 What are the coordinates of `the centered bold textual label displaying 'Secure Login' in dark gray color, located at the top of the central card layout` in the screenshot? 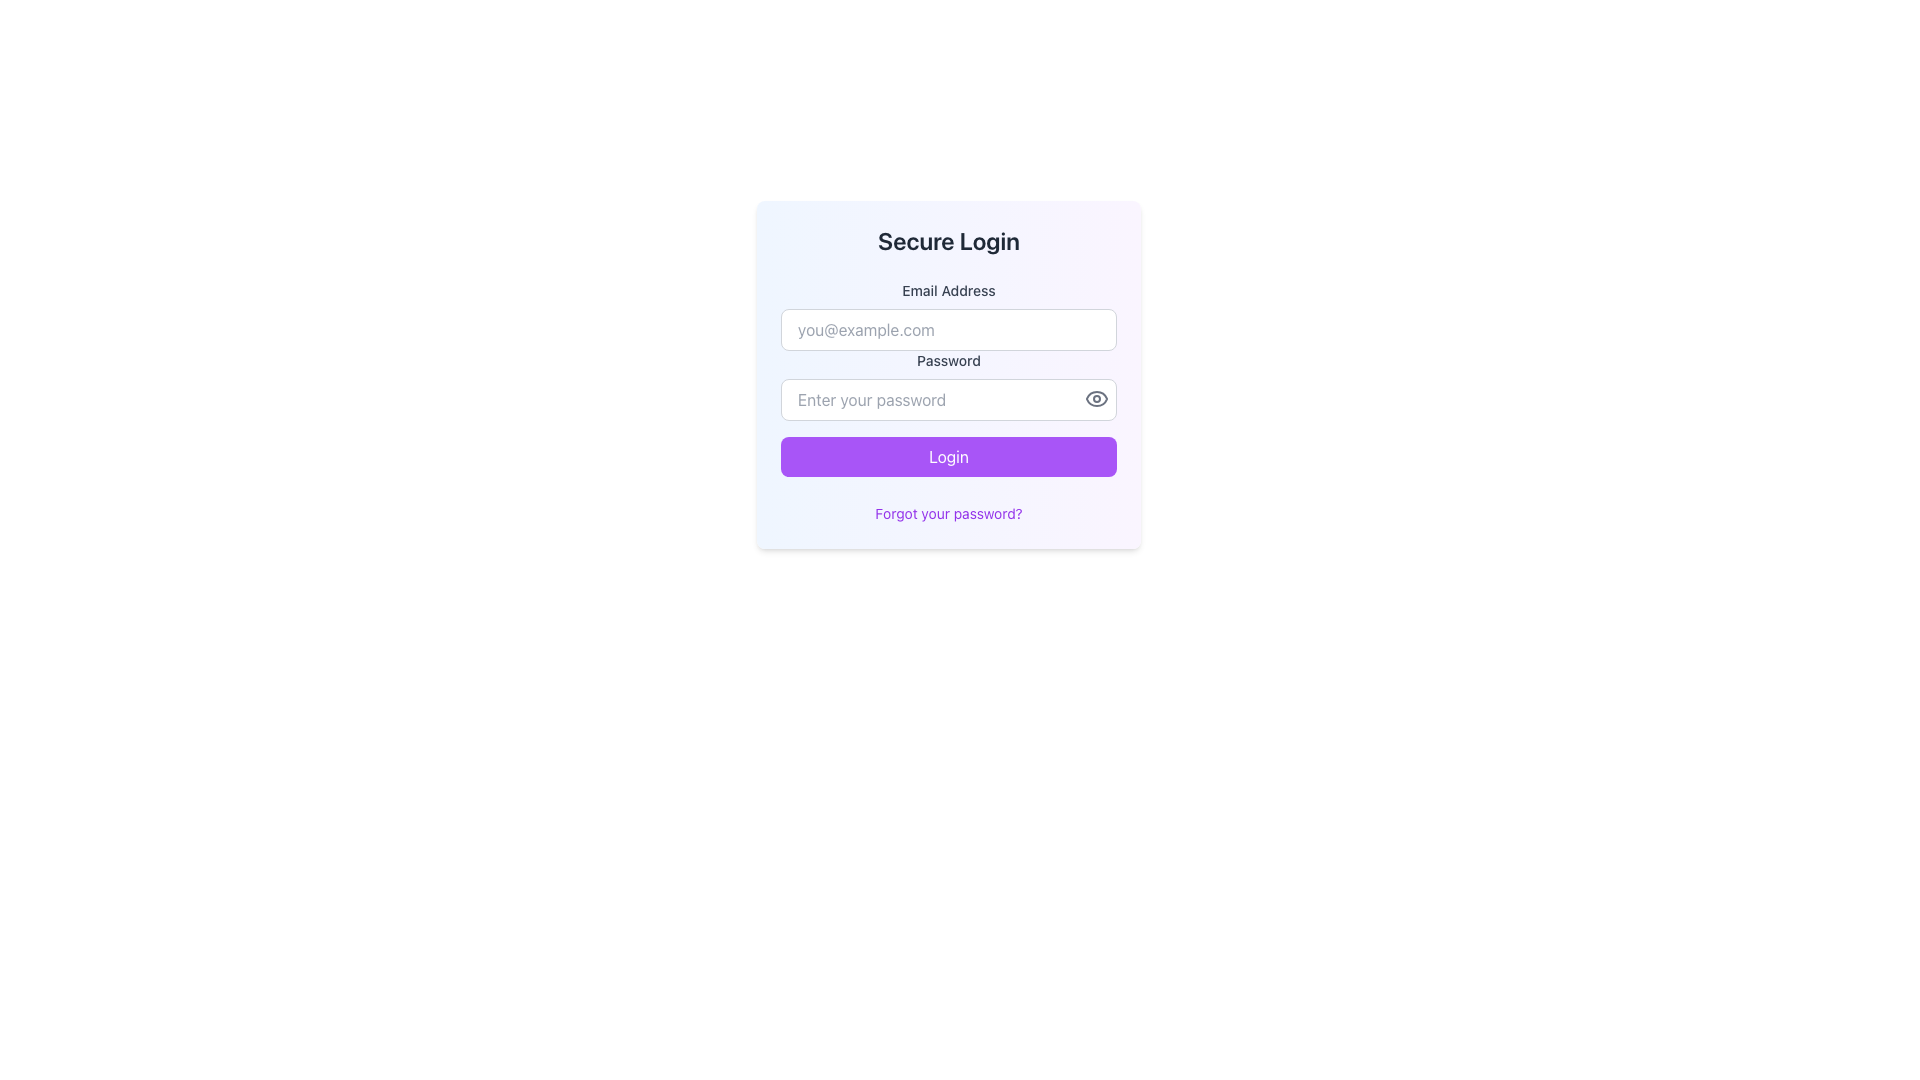 It's located at (948, 239).